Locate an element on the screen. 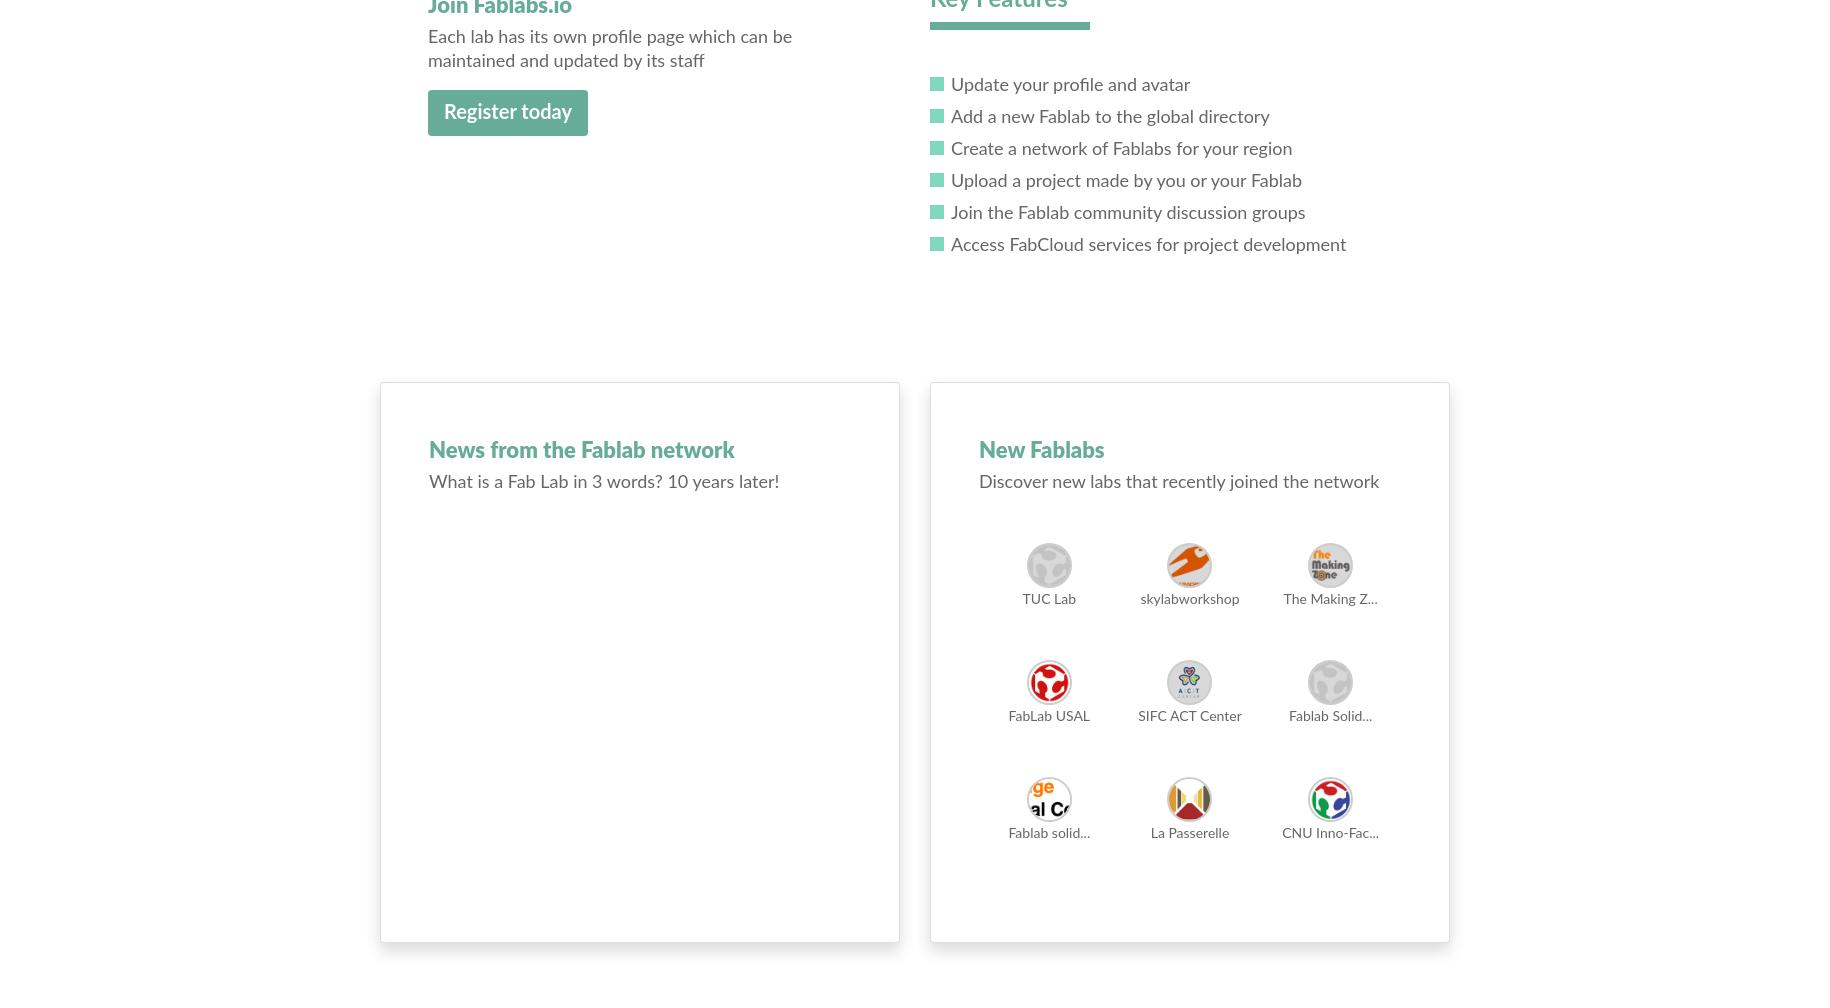  'Add a new Fablab to the global directory' is located at coordinates (1108, 118).